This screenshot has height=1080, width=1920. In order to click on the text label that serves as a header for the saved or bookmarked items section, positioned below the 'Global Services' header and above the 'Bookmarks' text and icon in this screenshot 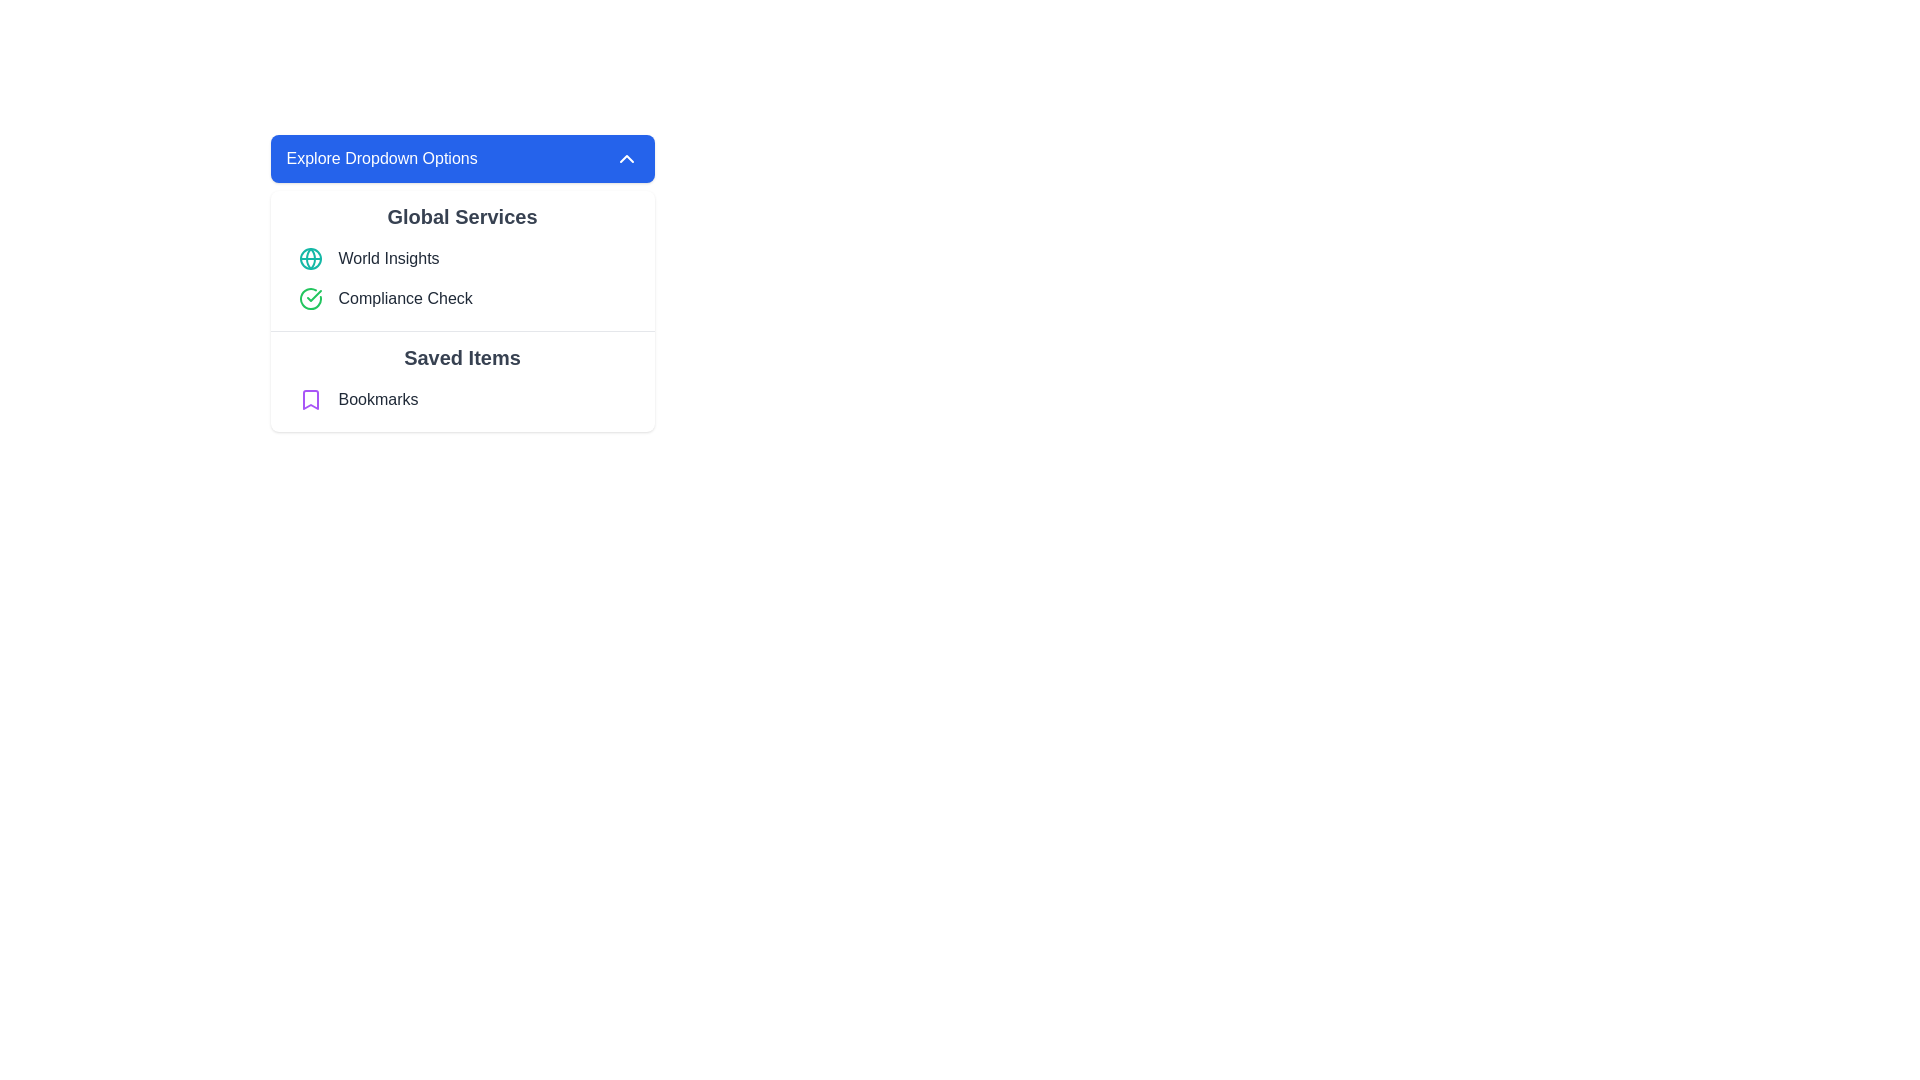, I will do `click(461, 357)`.